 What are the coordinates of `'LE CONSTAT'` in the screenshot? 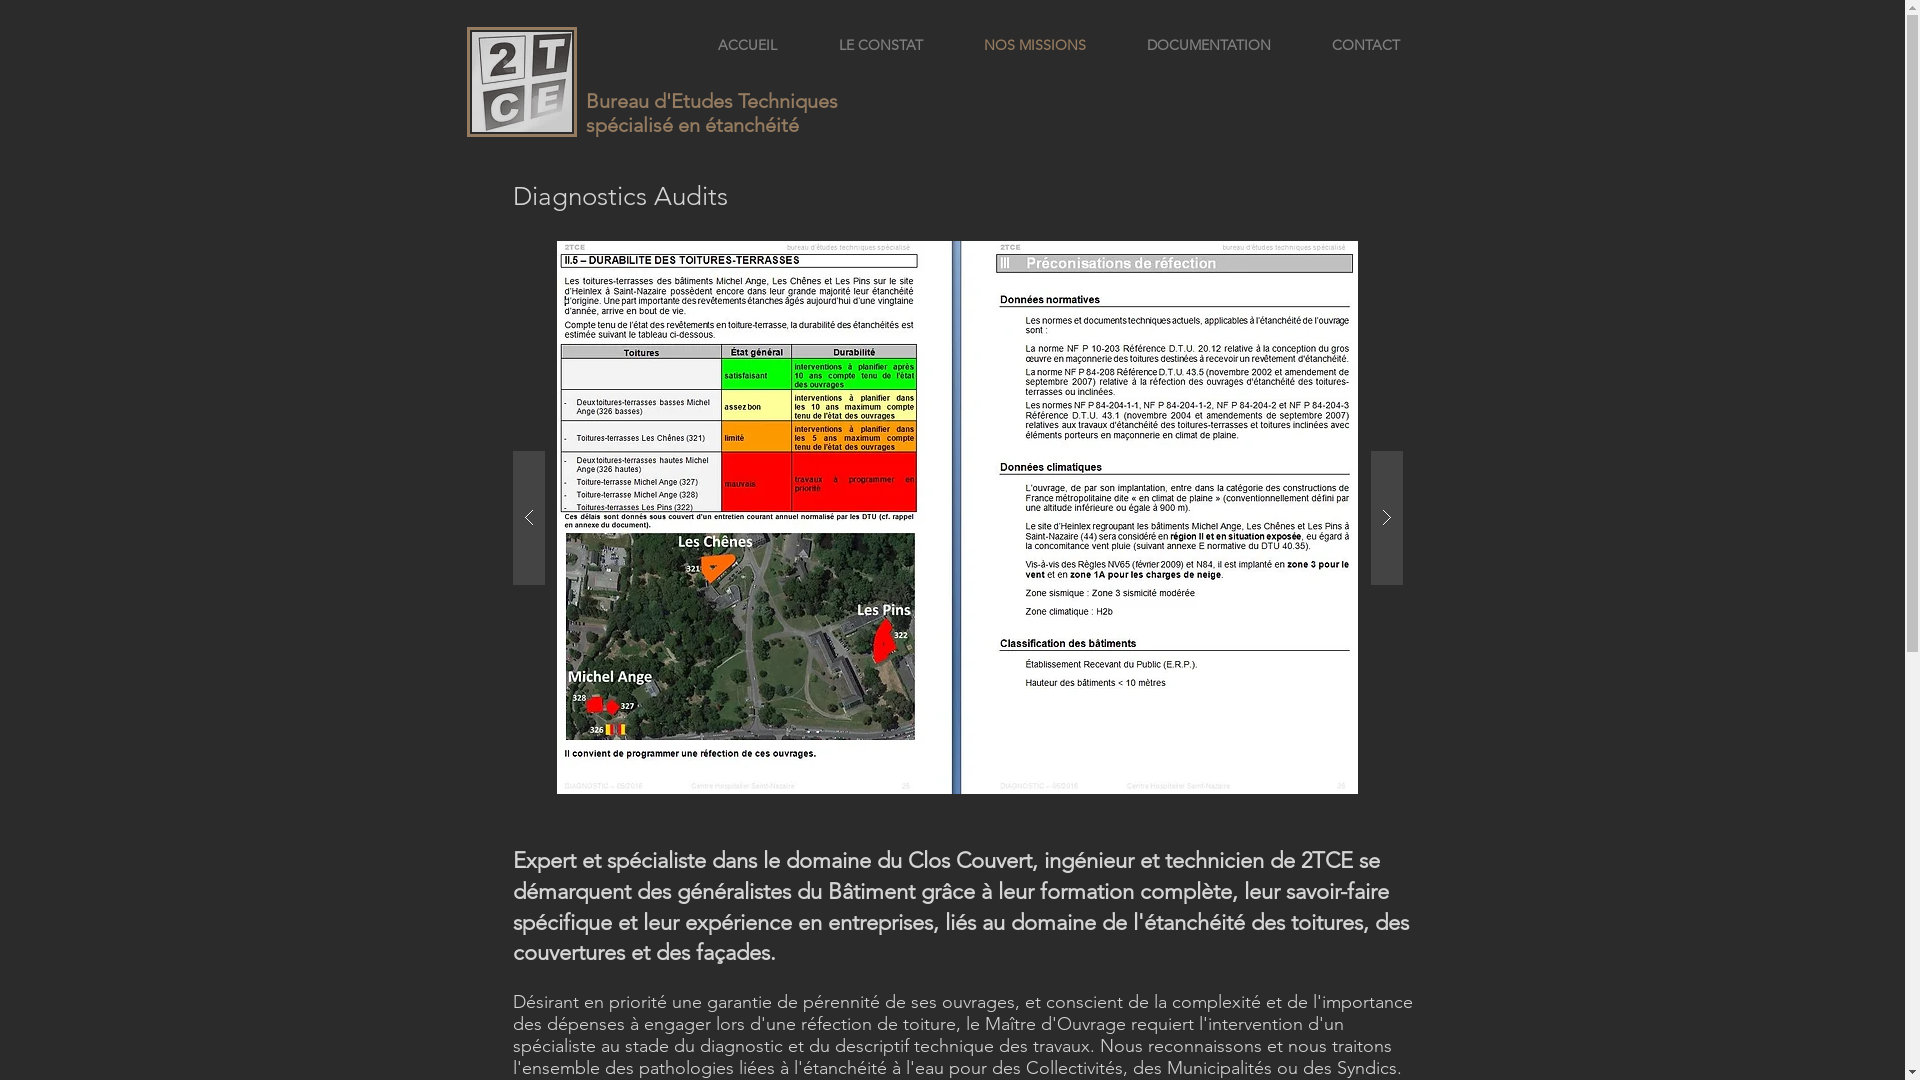 It's located at (880, 45).